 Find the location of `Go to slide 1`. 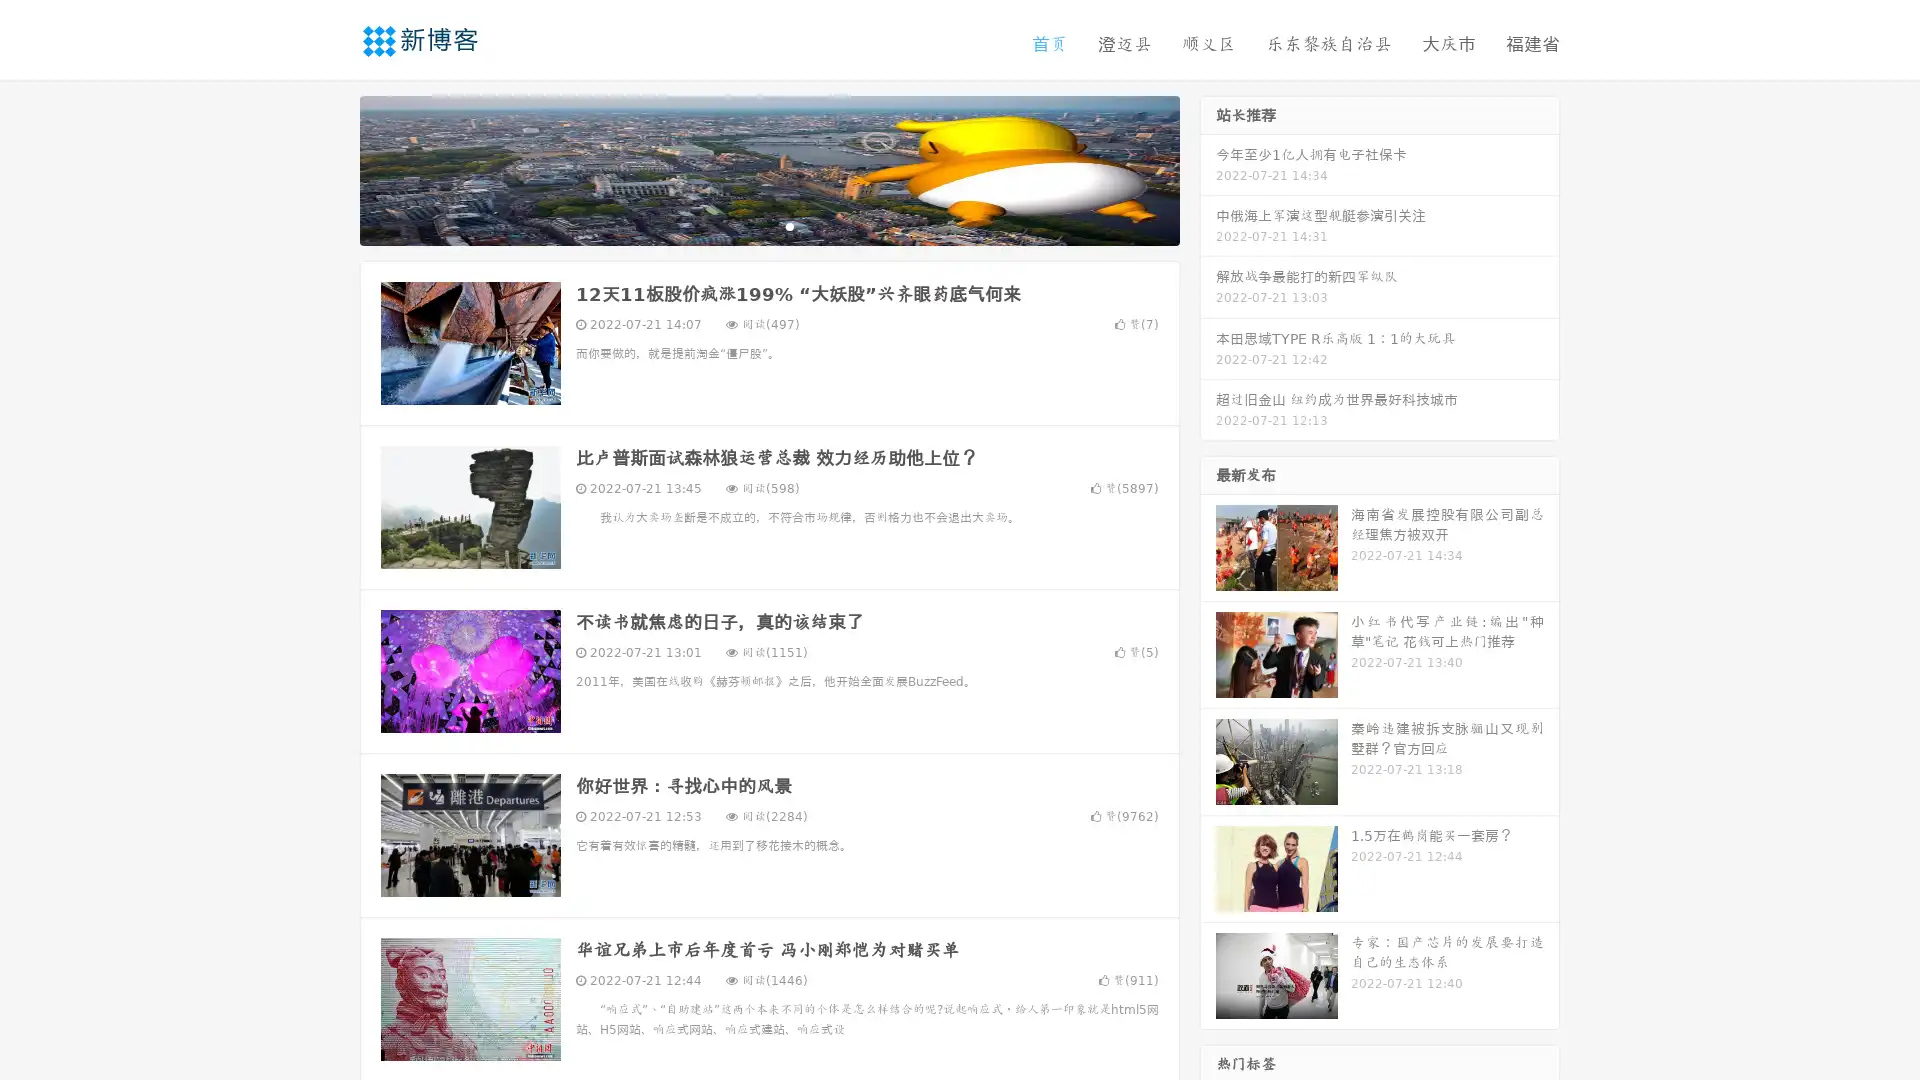

Go to slide 1 is located at coordinates (748, 225).